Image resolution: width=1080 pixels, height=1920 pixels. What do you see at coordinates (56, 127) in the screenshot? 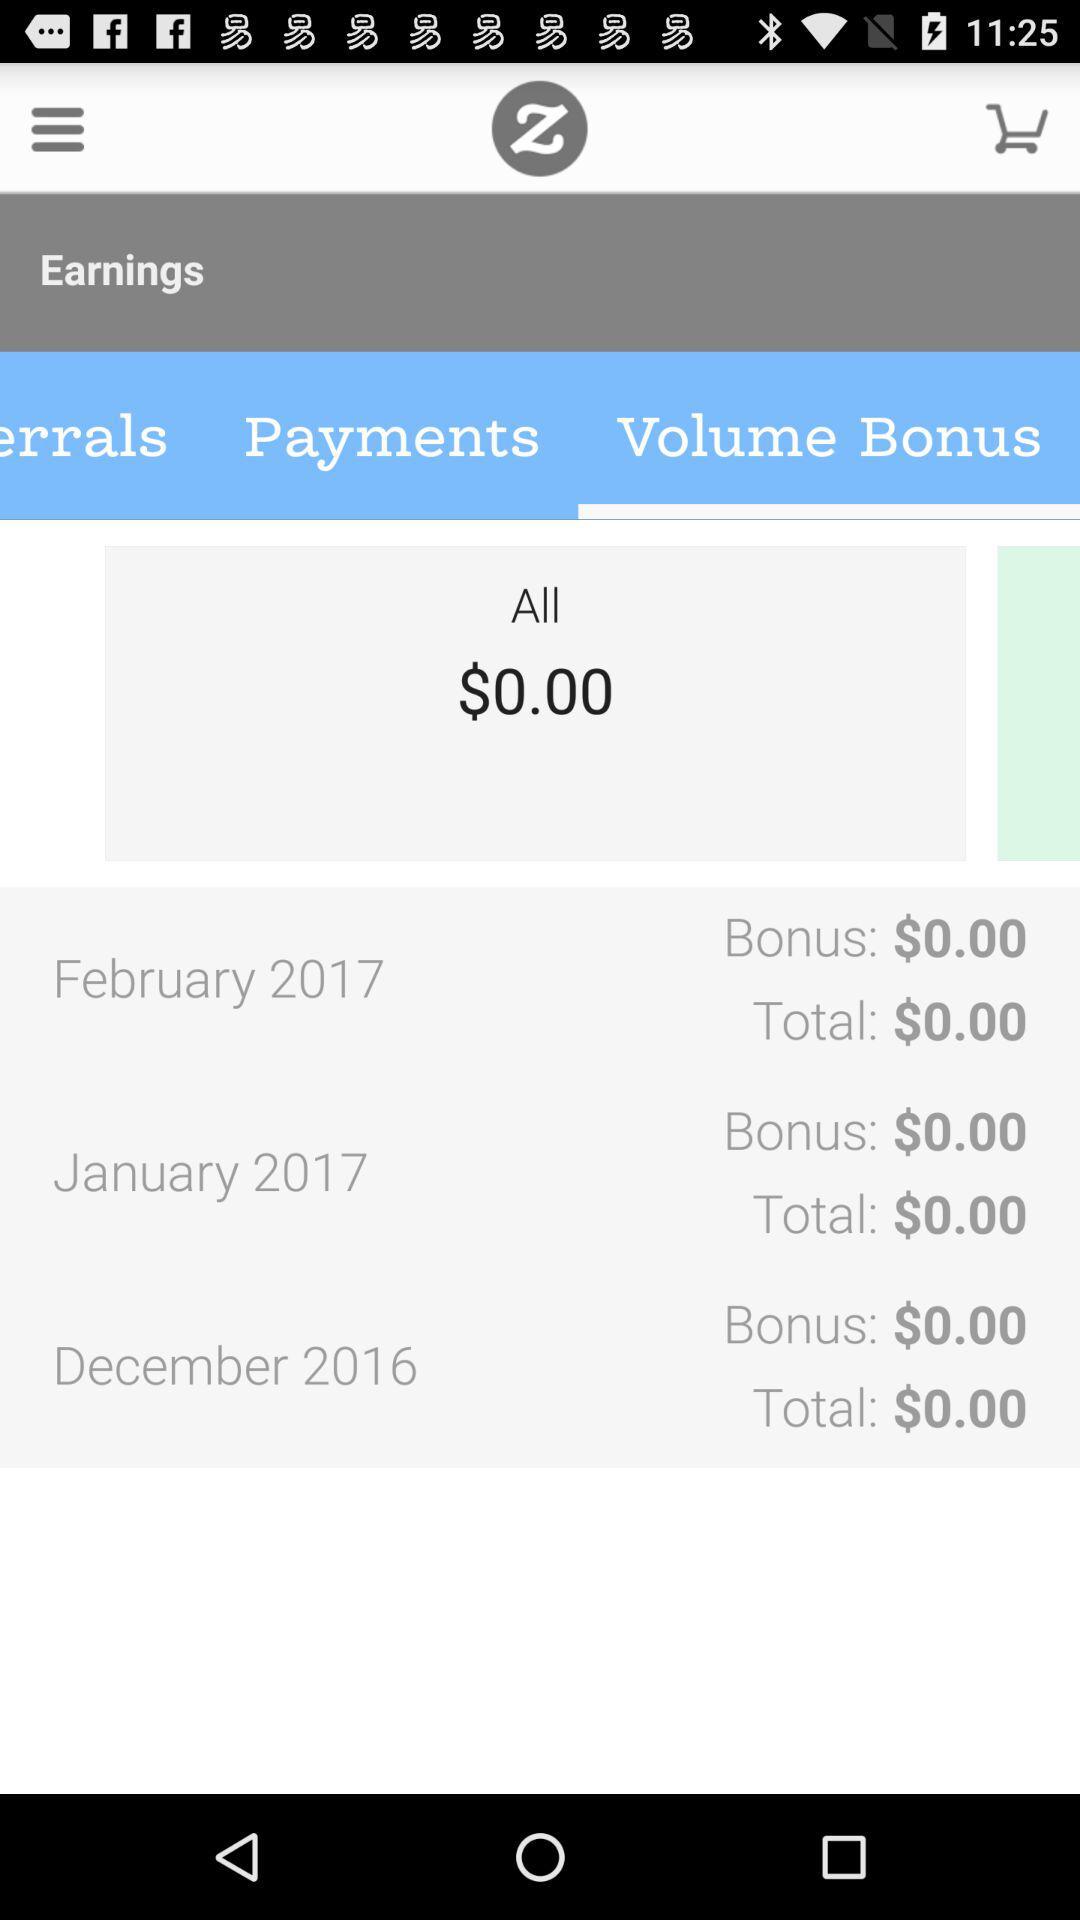
I see `menu` at bounding box center [56, 127].